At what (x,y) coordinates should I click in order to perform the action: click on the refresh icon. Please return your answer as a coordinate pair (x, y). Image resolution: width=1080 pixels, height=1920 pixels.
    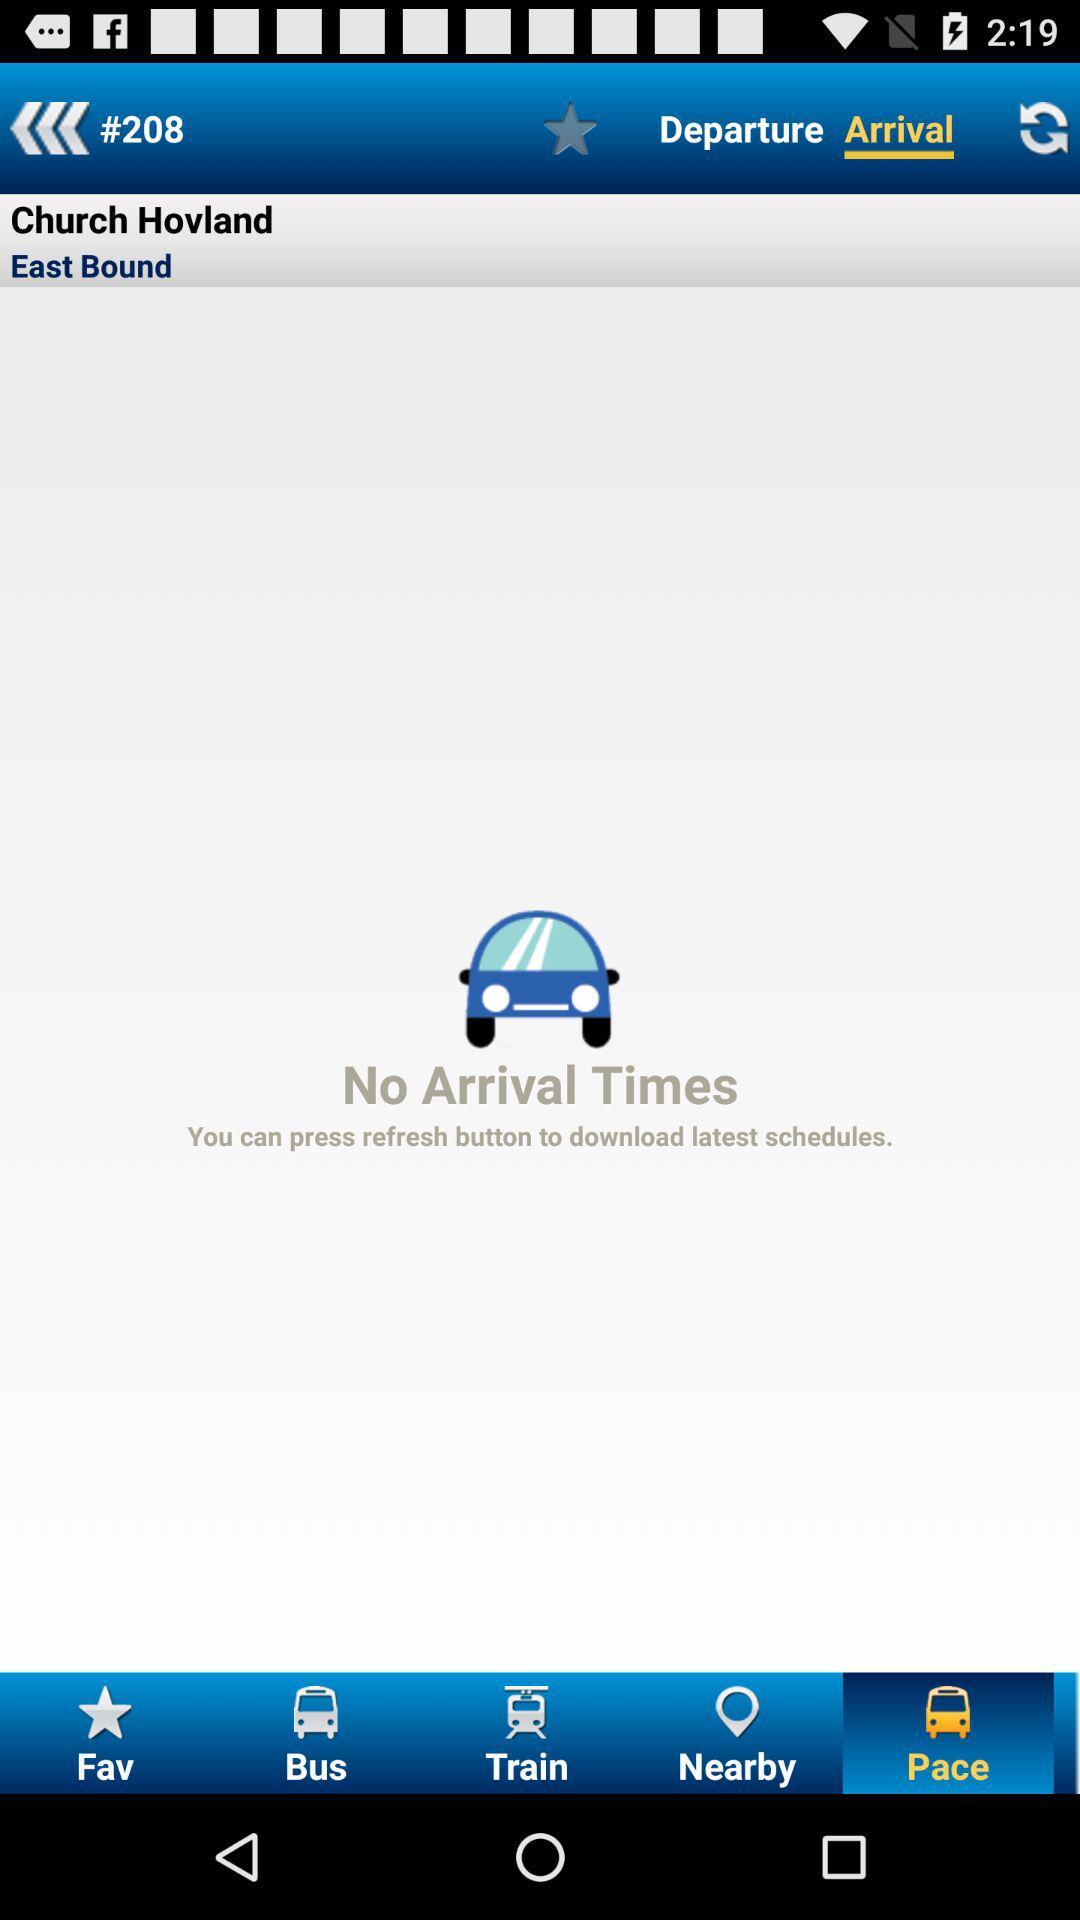
    Looking at the image, I should click on (1042, 136).